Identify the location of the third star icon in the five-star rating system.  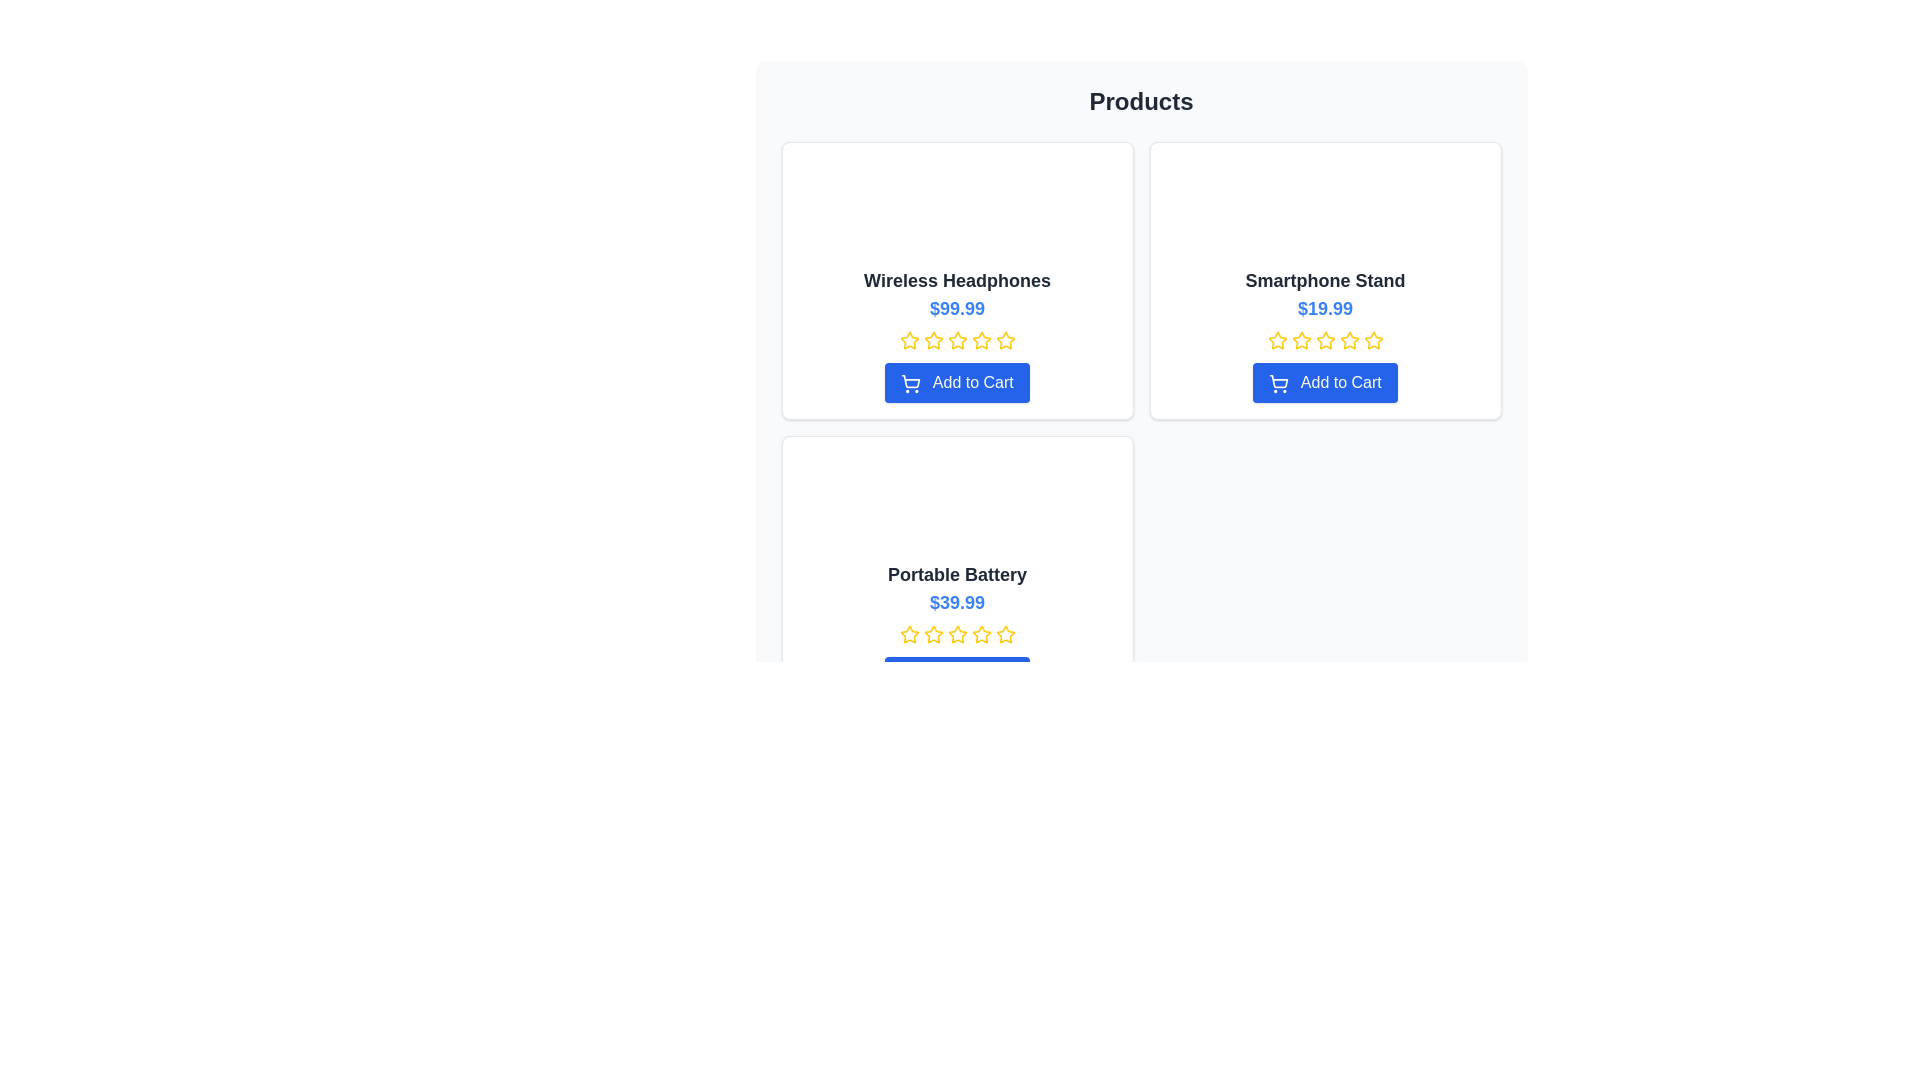
(1348, 338).